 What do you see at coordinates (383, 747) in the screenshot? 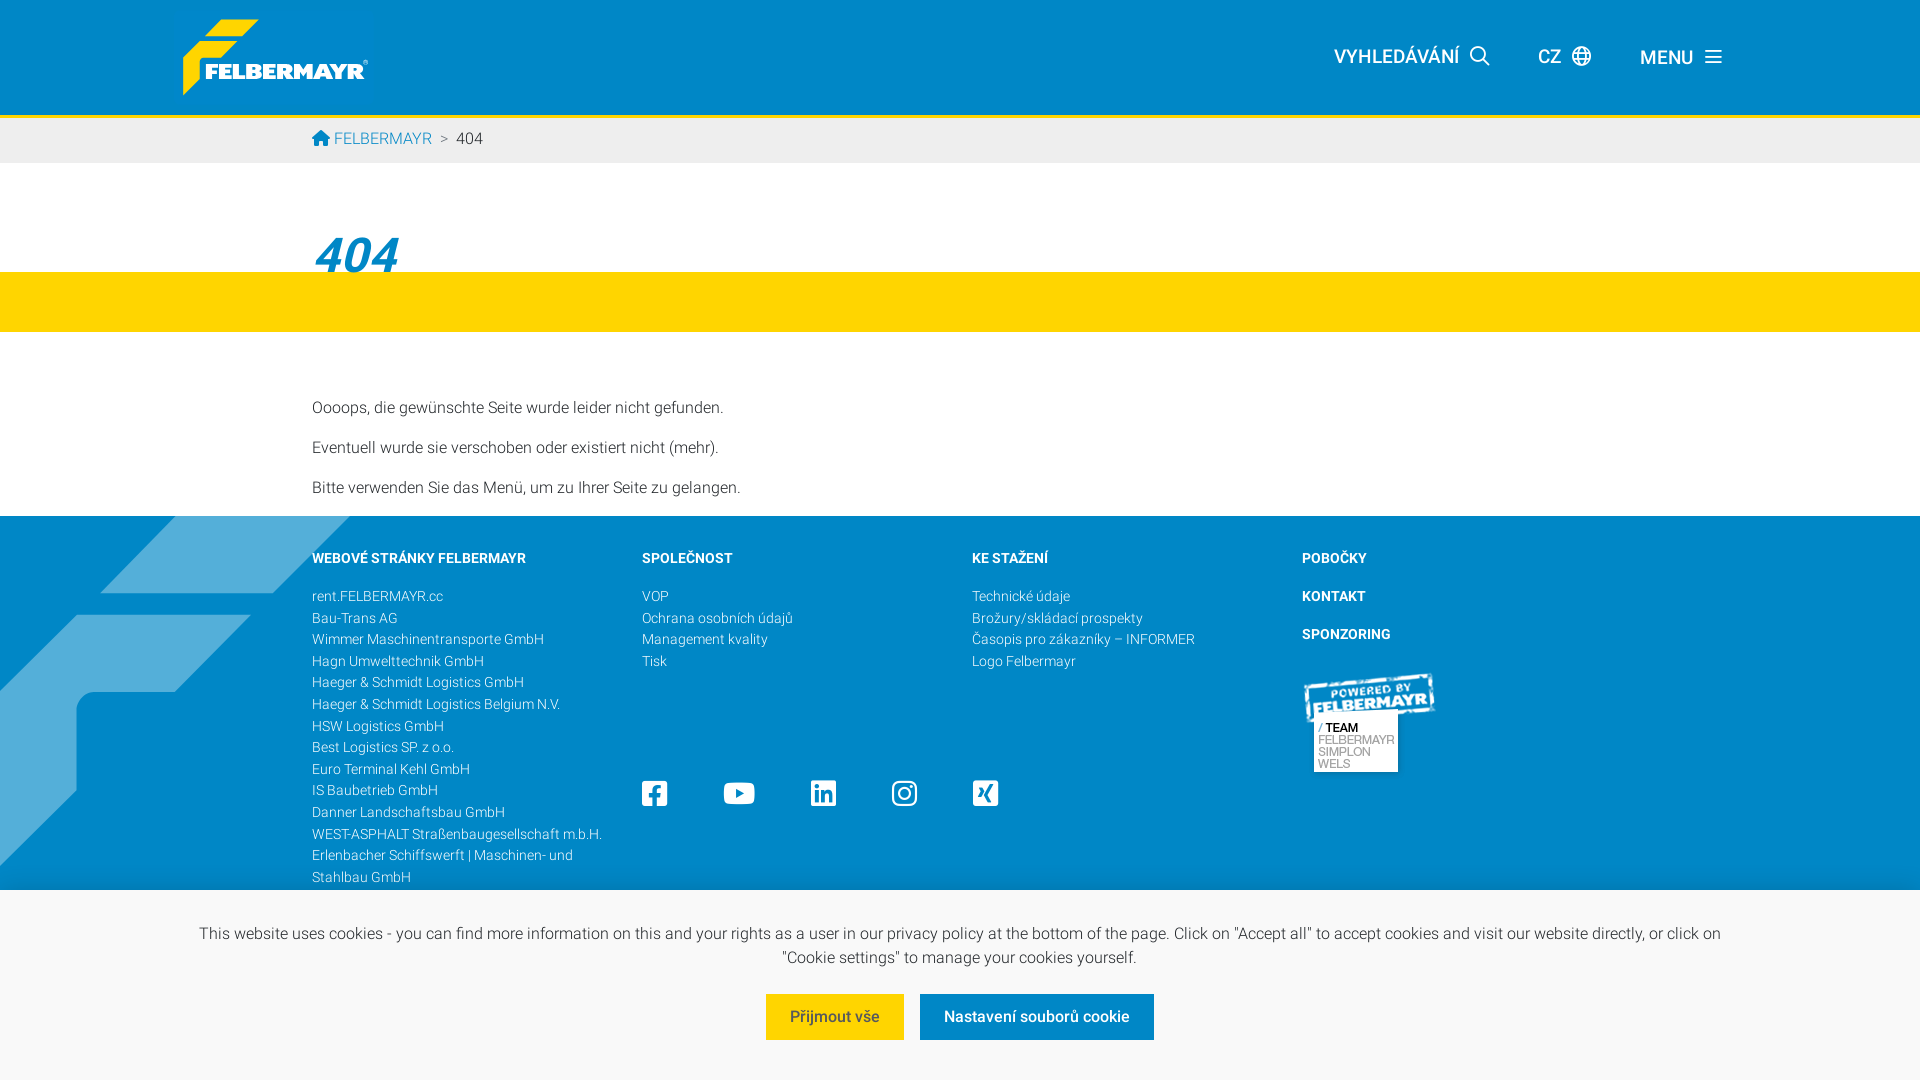
I see `'Best Logistics SP. z o.o.'` at bounding box center [383, 747].